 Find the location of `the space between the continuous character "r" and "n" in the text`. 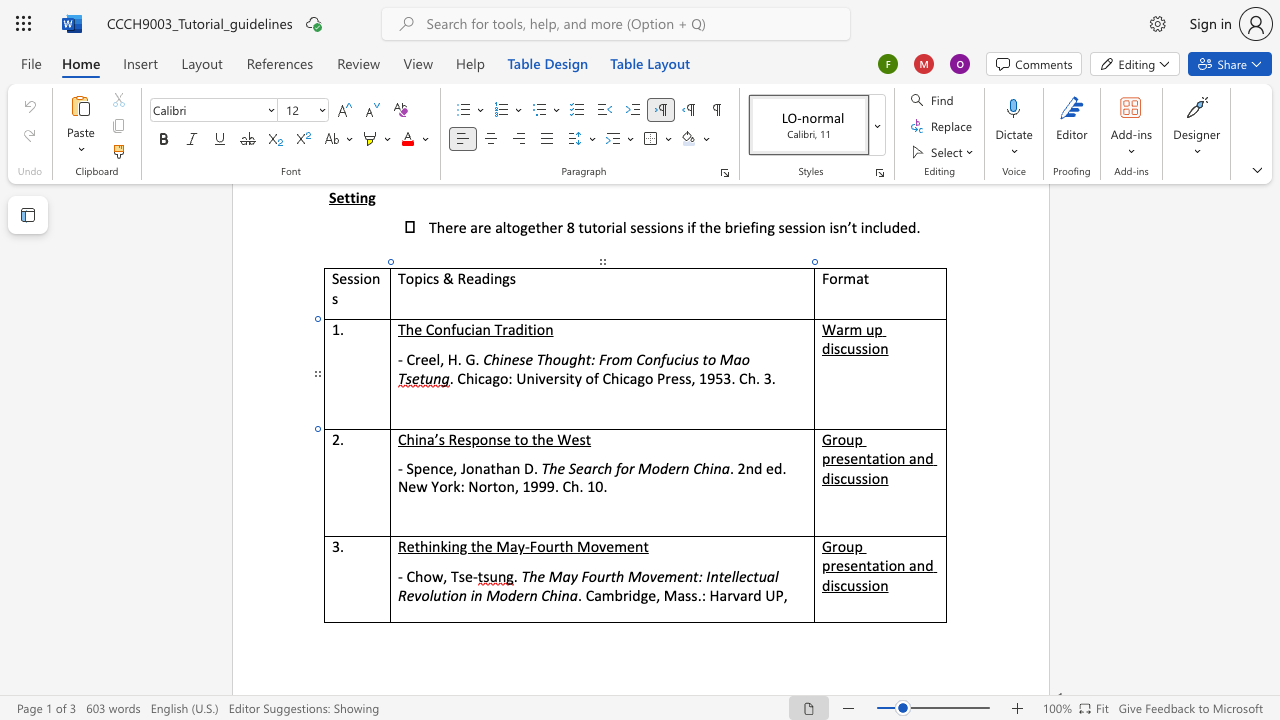

the space between the continuous character "r" and "n" in the text is located at coordinates (681, 468).